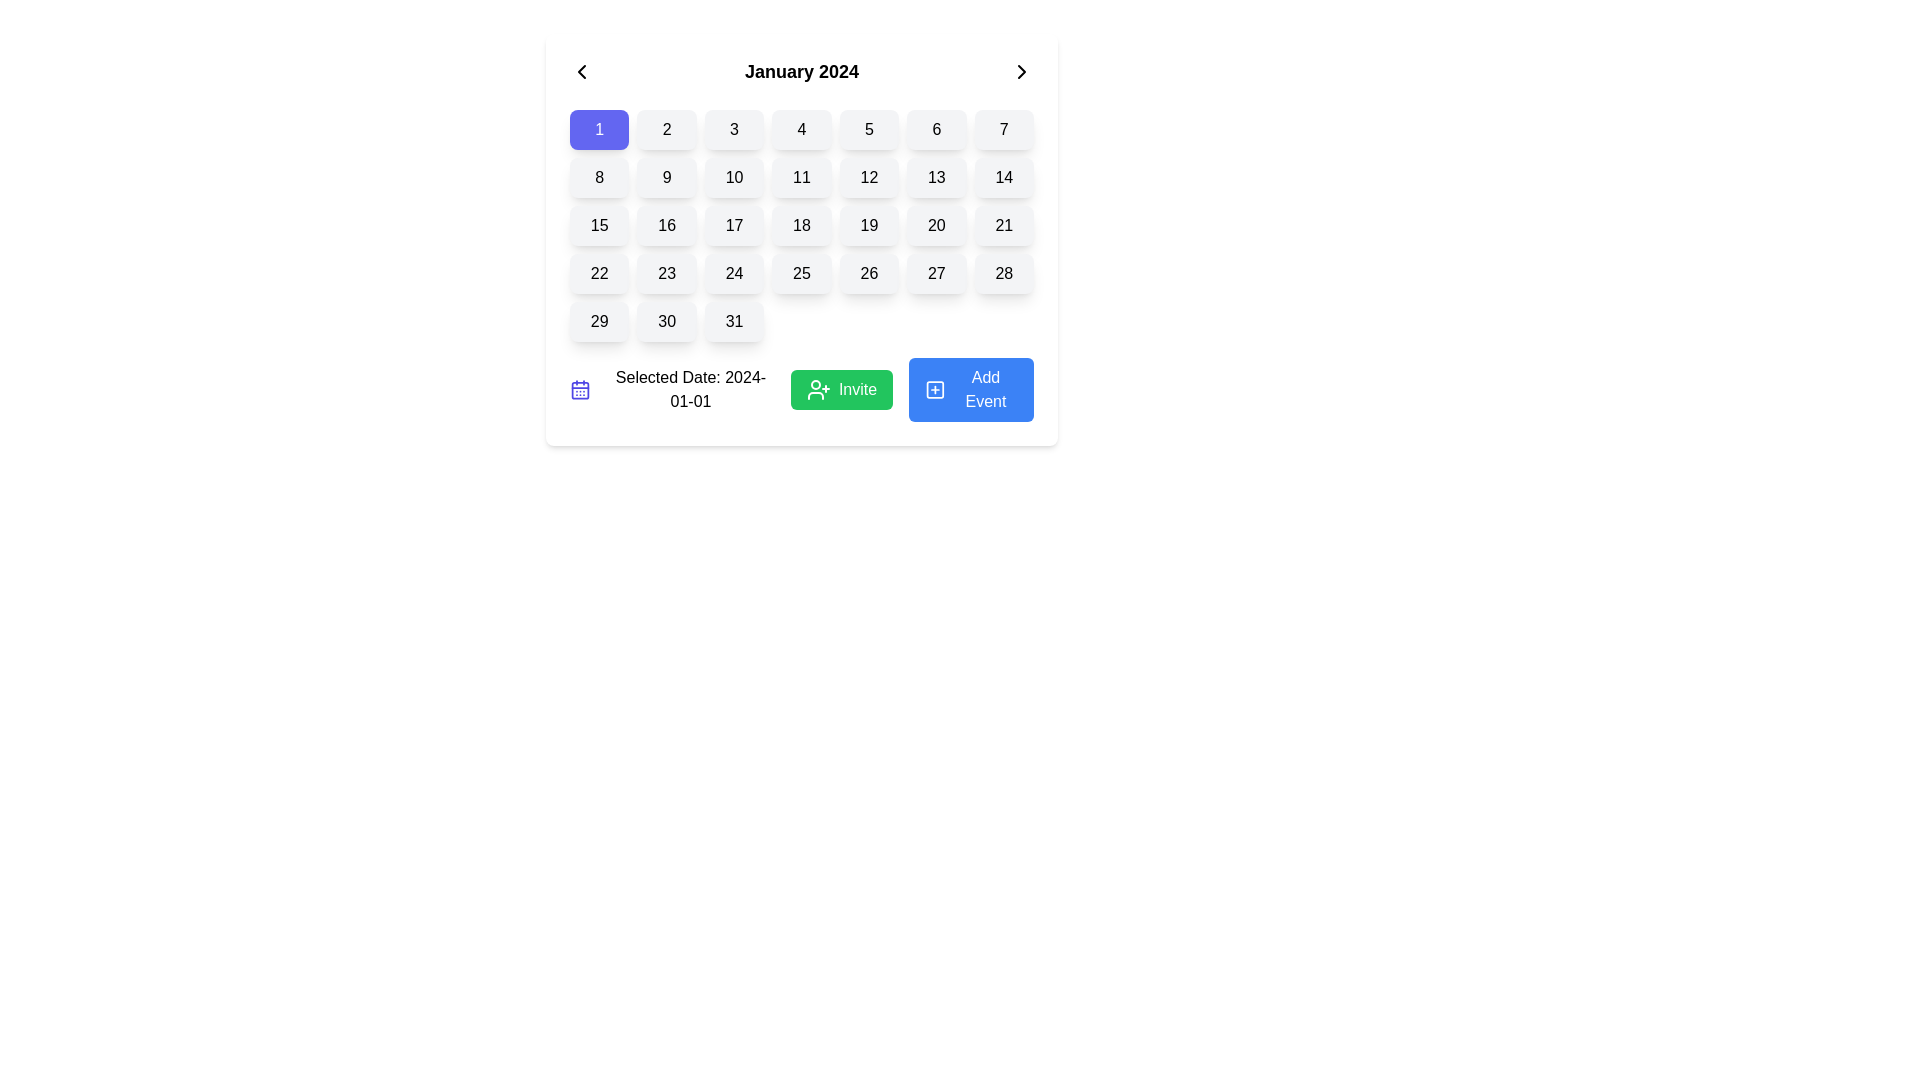 The image size is (1920, 1080). What do you see at coordinates (1003, 130) in the screenshot?
I see `the square-shaped calendar day button labeled '7'` at bounding box center [1003, 130].